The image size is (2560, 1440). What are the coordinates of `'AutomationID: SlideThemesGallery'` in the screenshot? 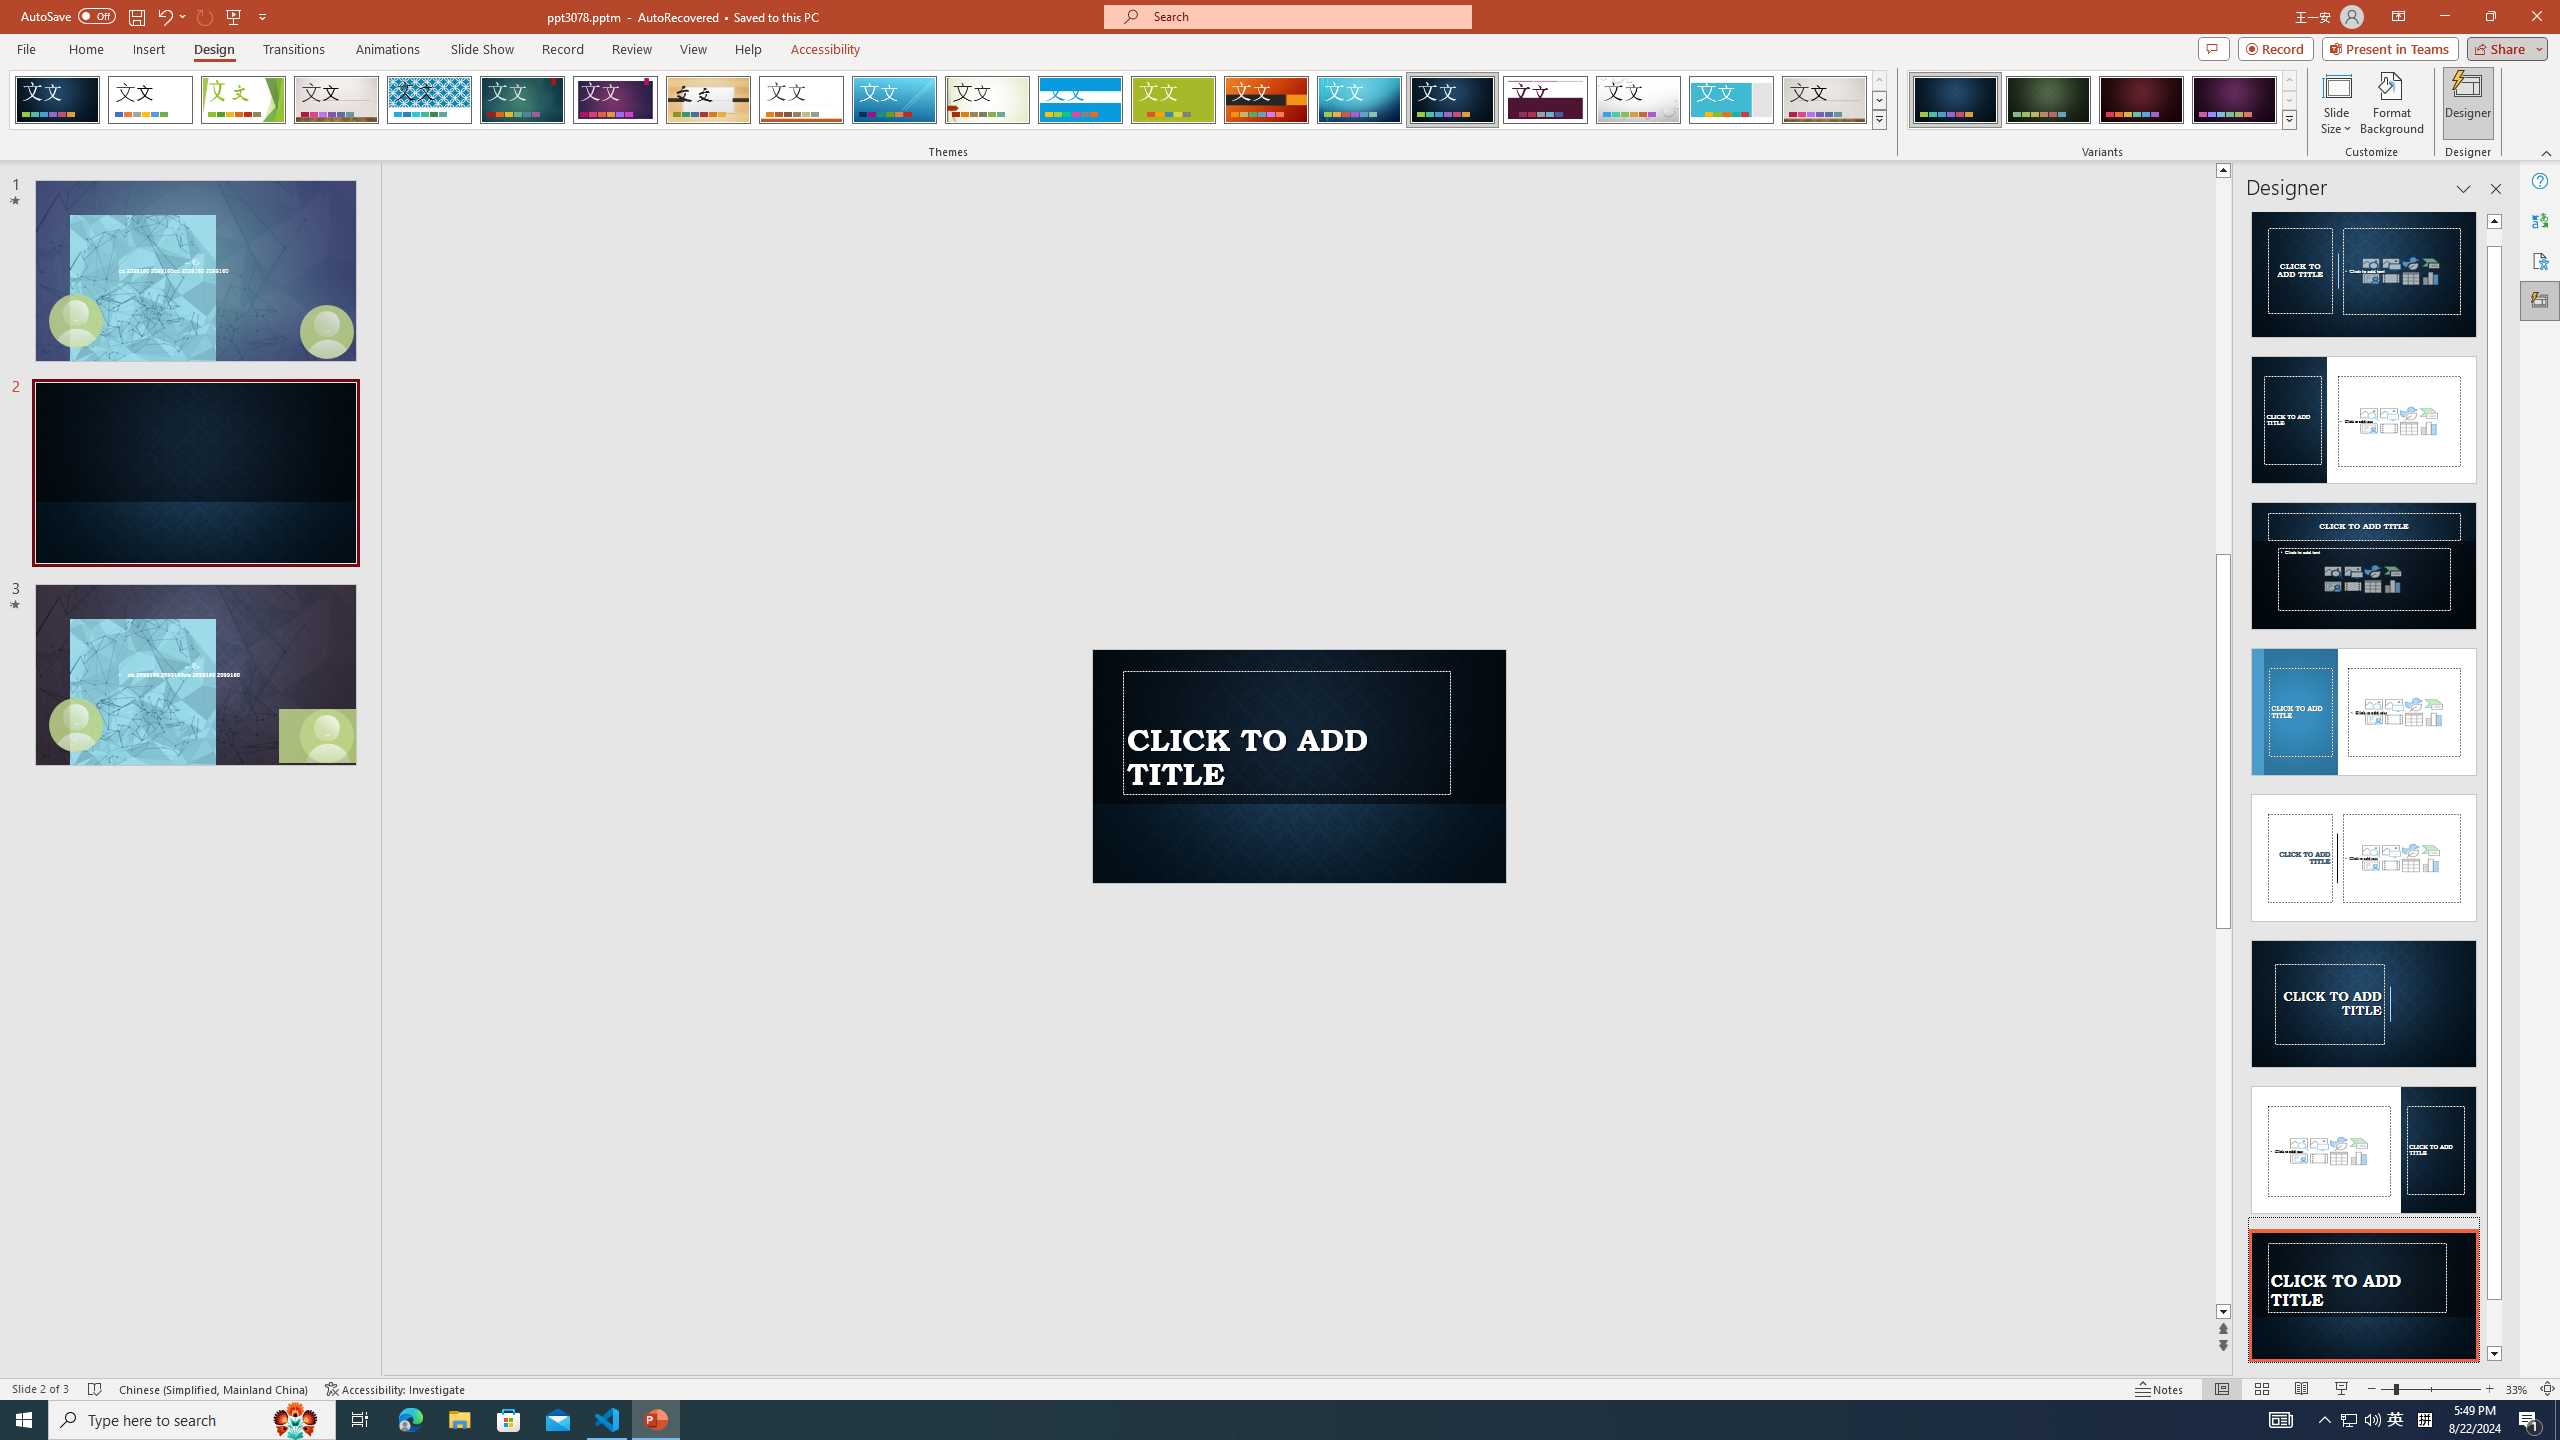 It's located at (947, 99).